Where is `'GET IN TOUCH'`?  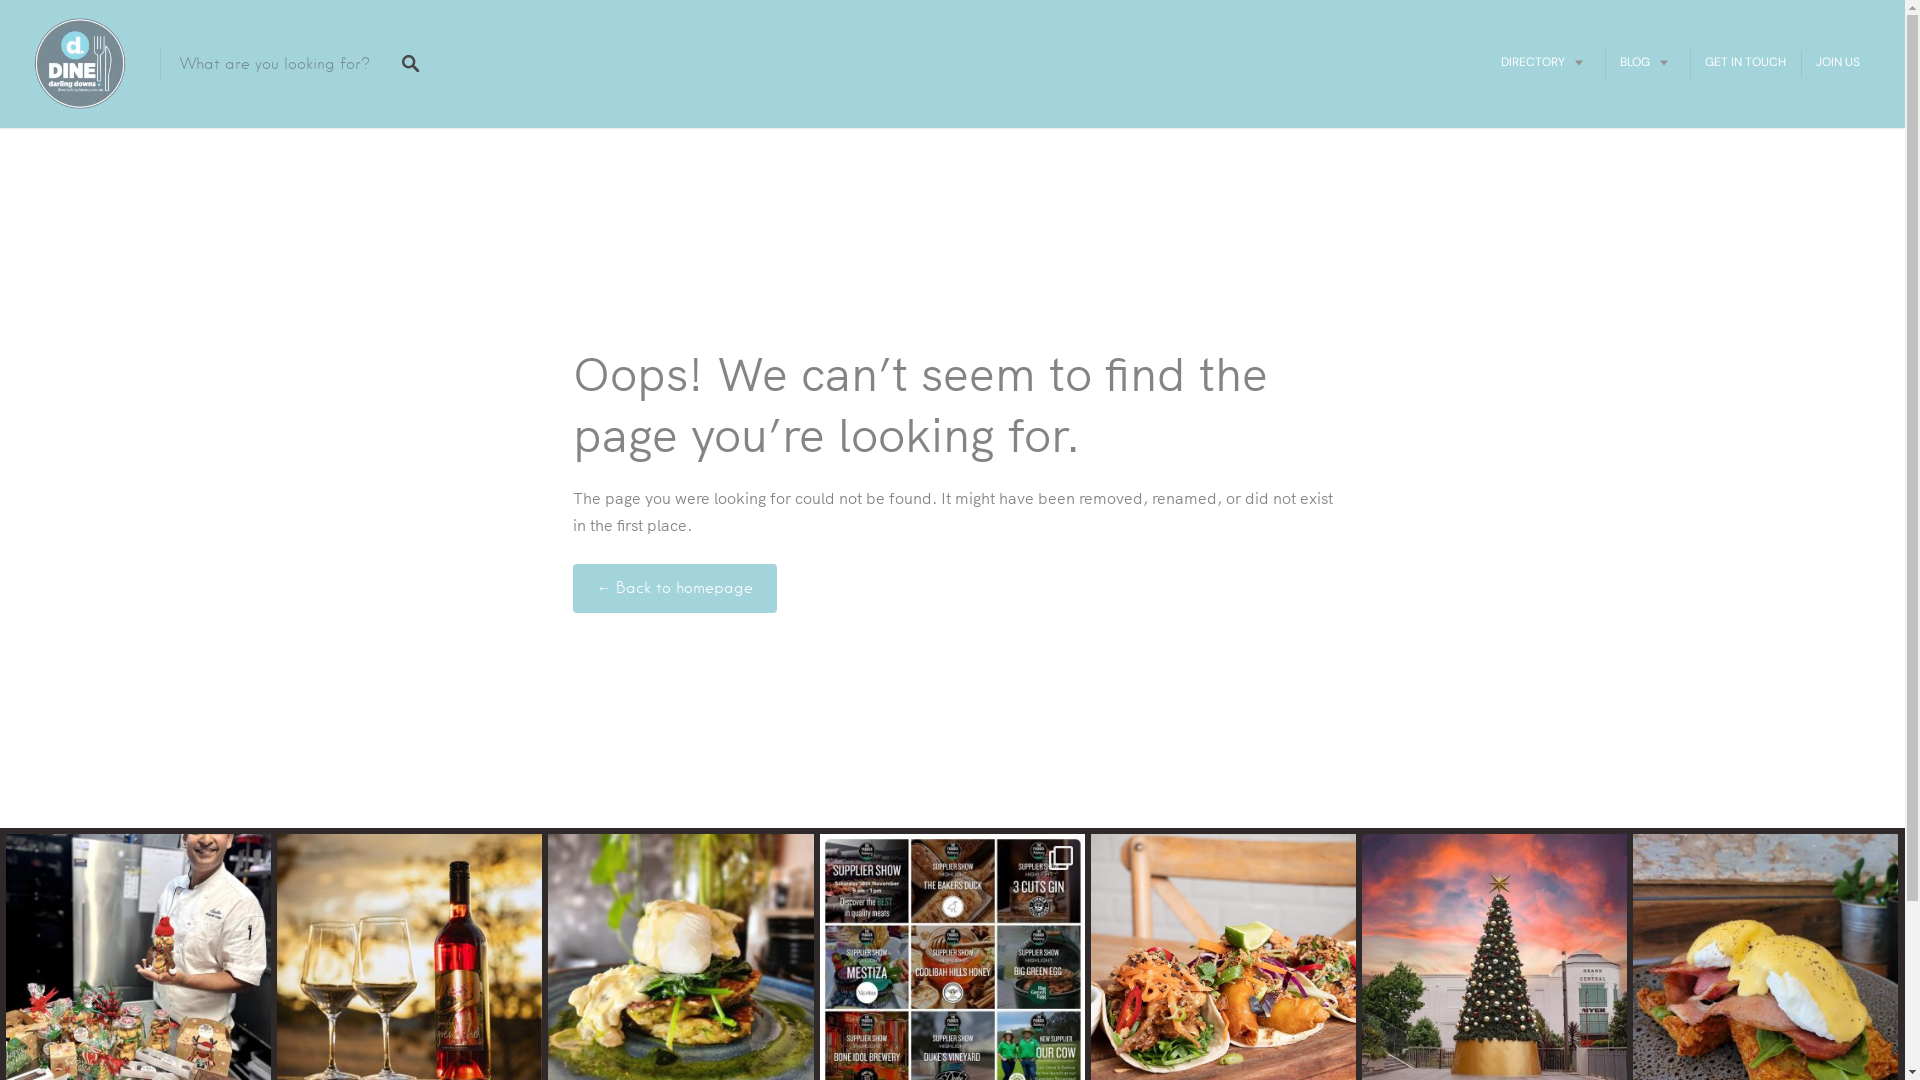 'GET IN TOUCH' is located at coordinates (1744, 60).